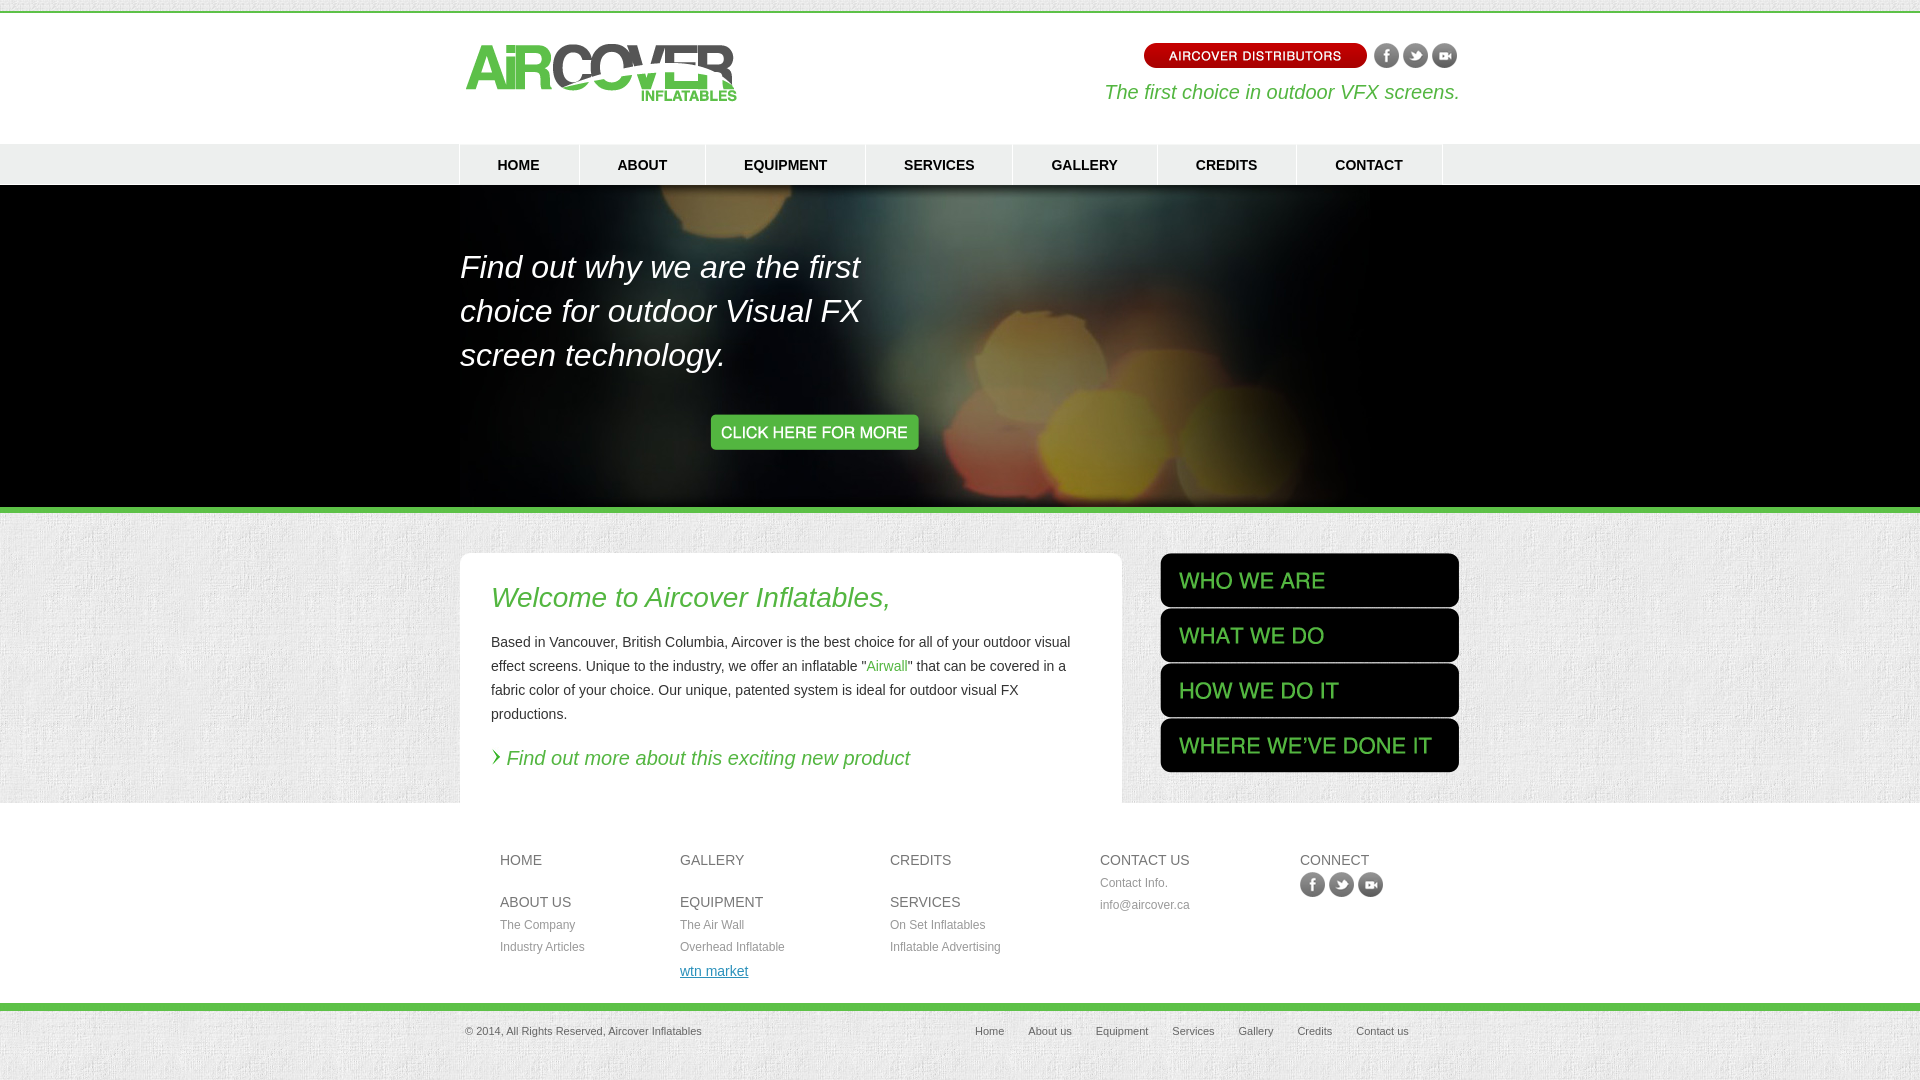 The height and width of the screenshot is (1080, 1920). Describe the element at coordinates (464, 72) in the screenshot. I see `'Aircover Inflatables - Vancouver BC'` at that location.